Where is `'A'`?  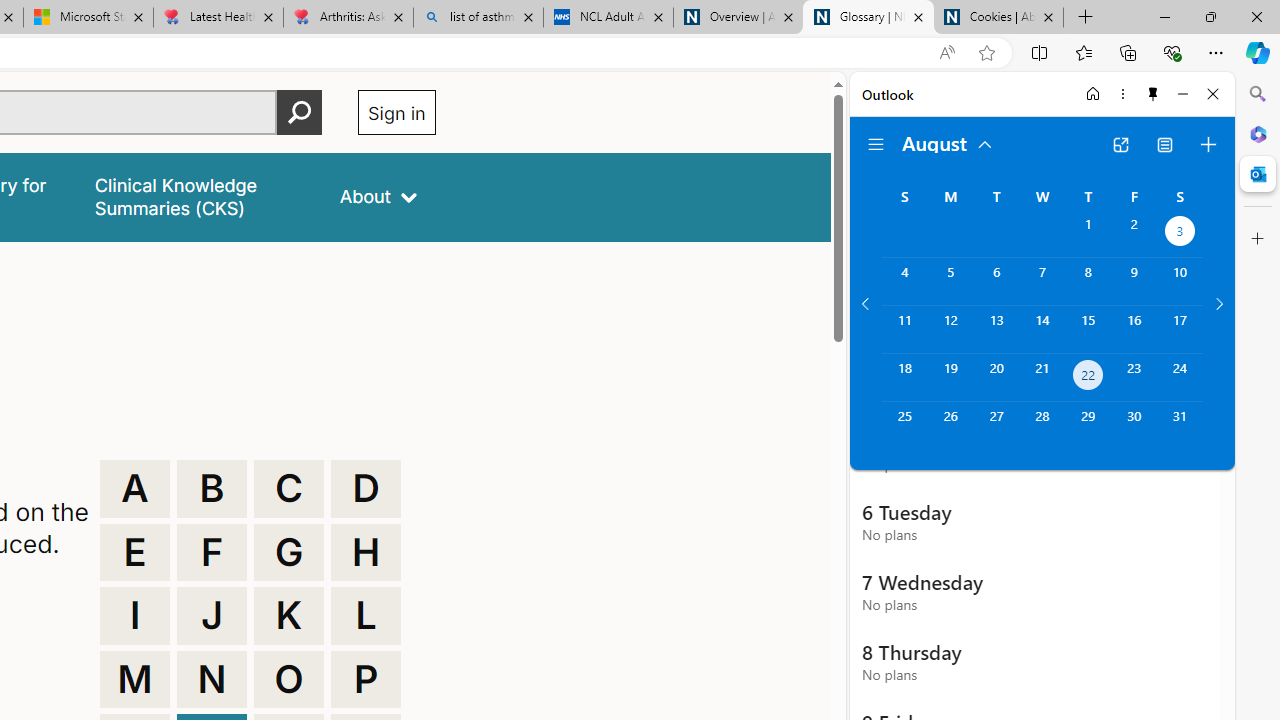
'A' is located at coordinates (134, 488).